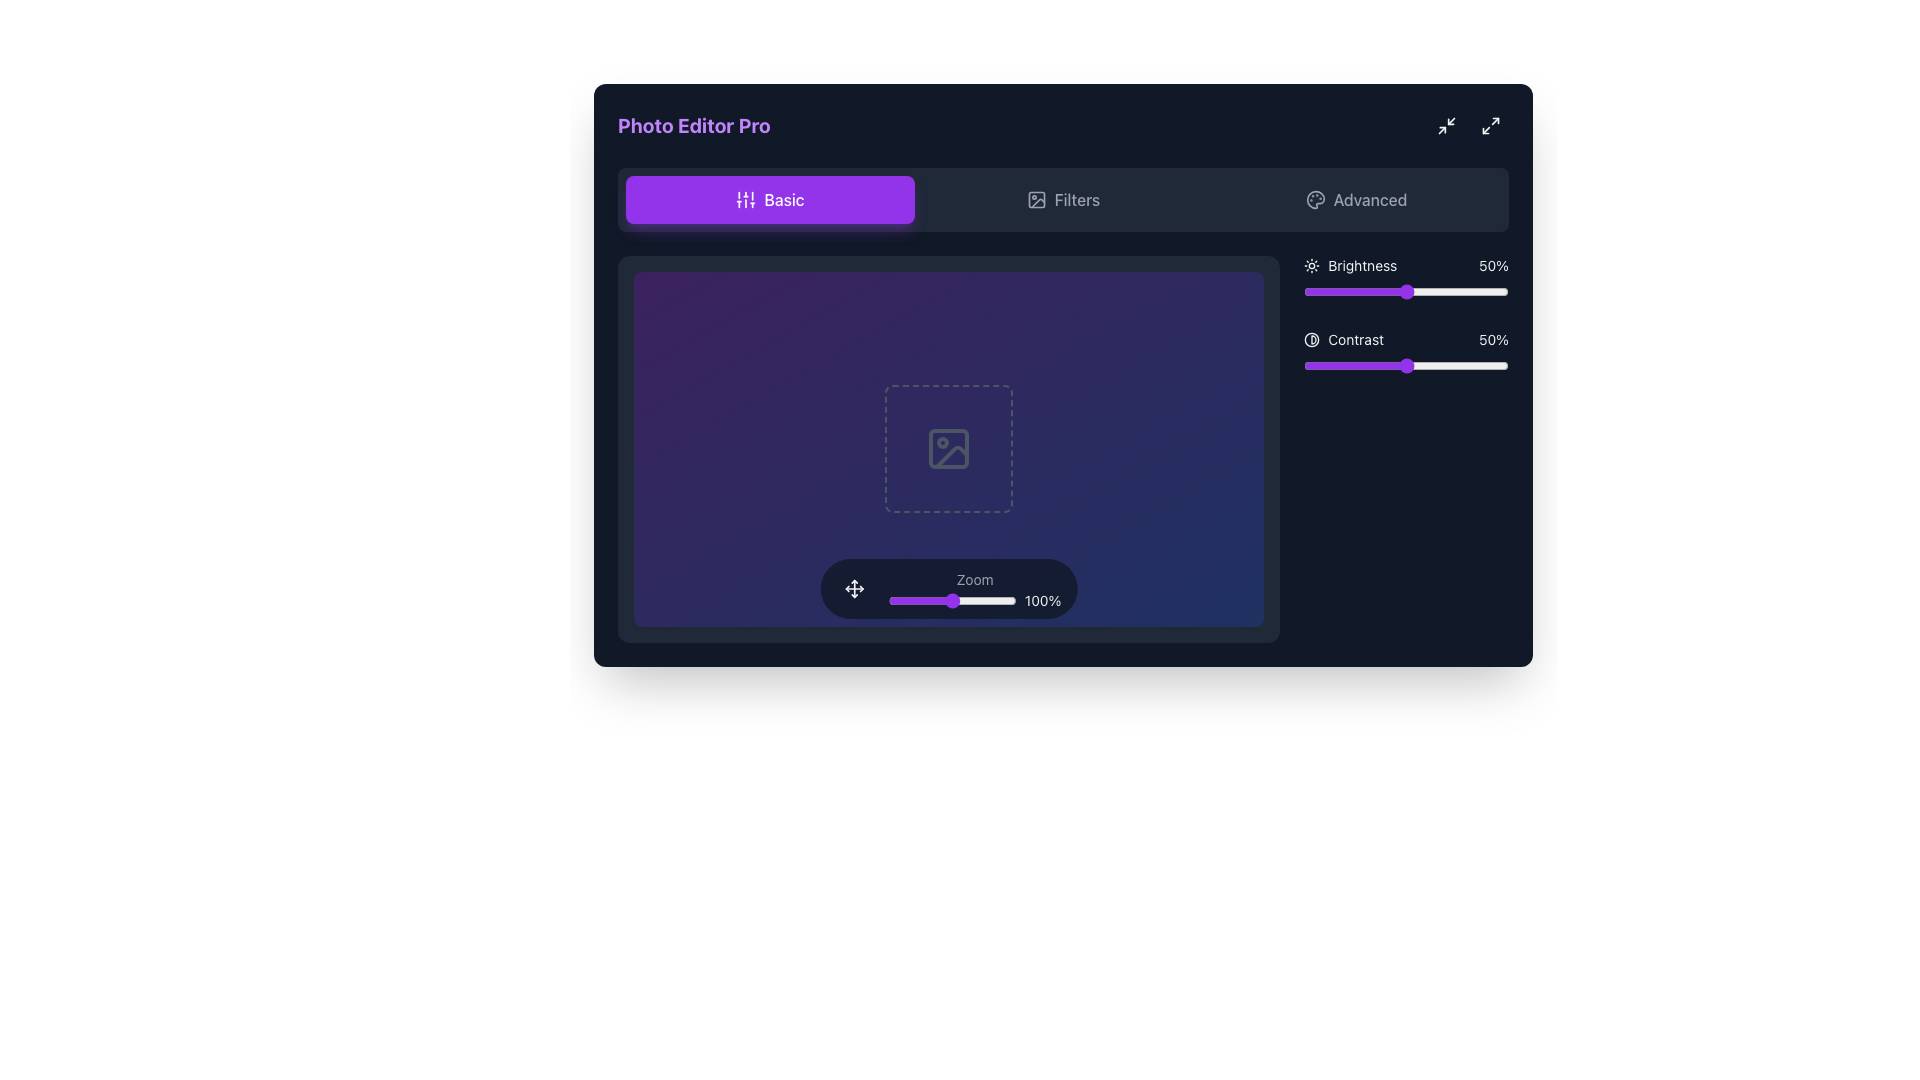  I want to click on slider value, so click(1351, 292).